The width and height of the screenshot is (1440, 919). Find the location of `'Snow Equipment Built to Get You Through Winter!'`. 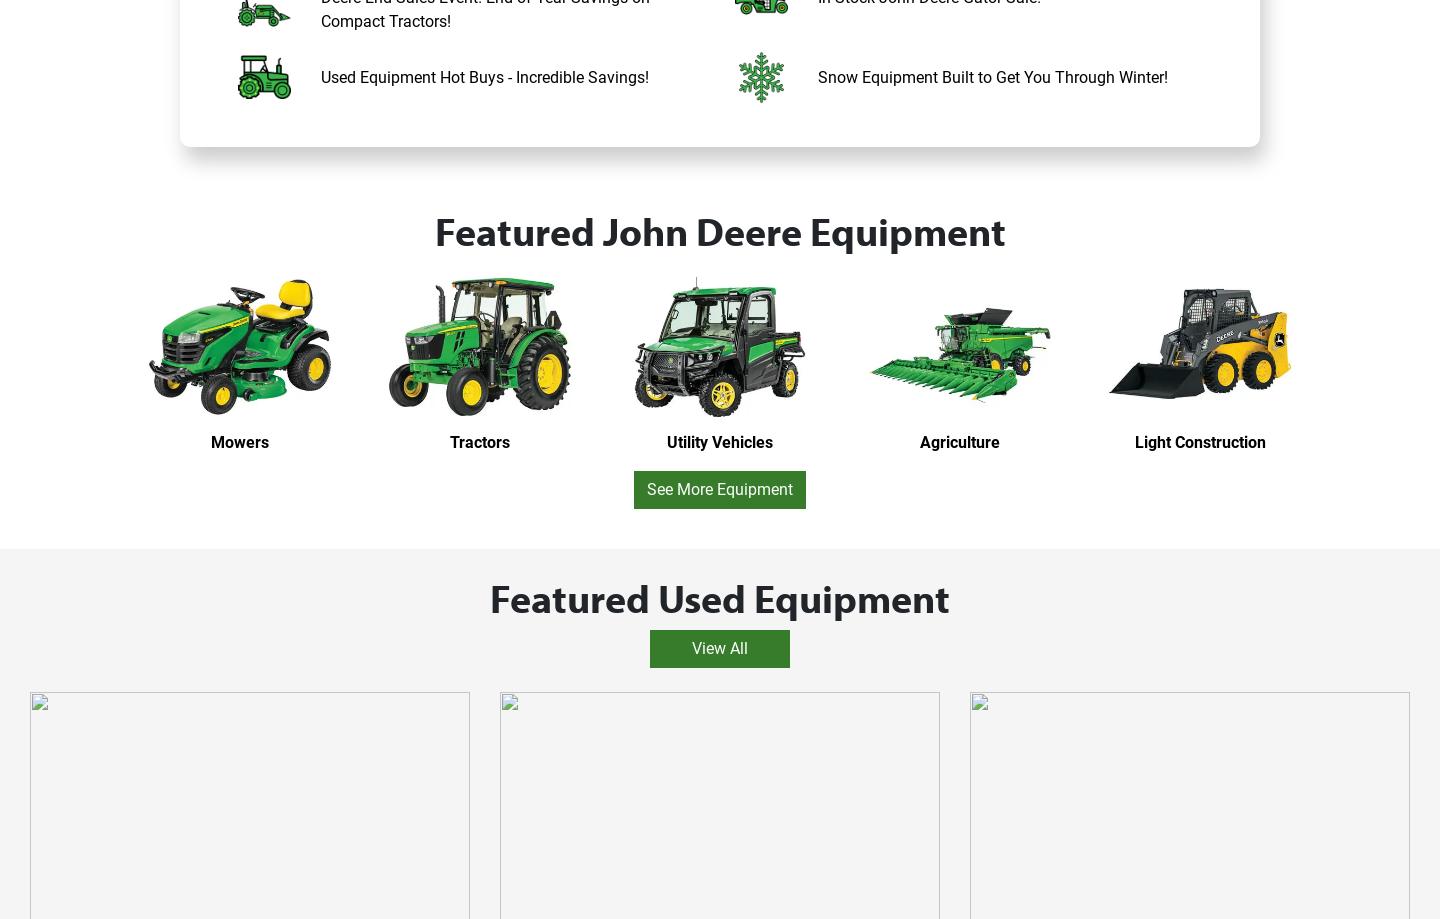

'Snow Equipment Built to Get You Through Winter!' is located at coordinates (991, 76).